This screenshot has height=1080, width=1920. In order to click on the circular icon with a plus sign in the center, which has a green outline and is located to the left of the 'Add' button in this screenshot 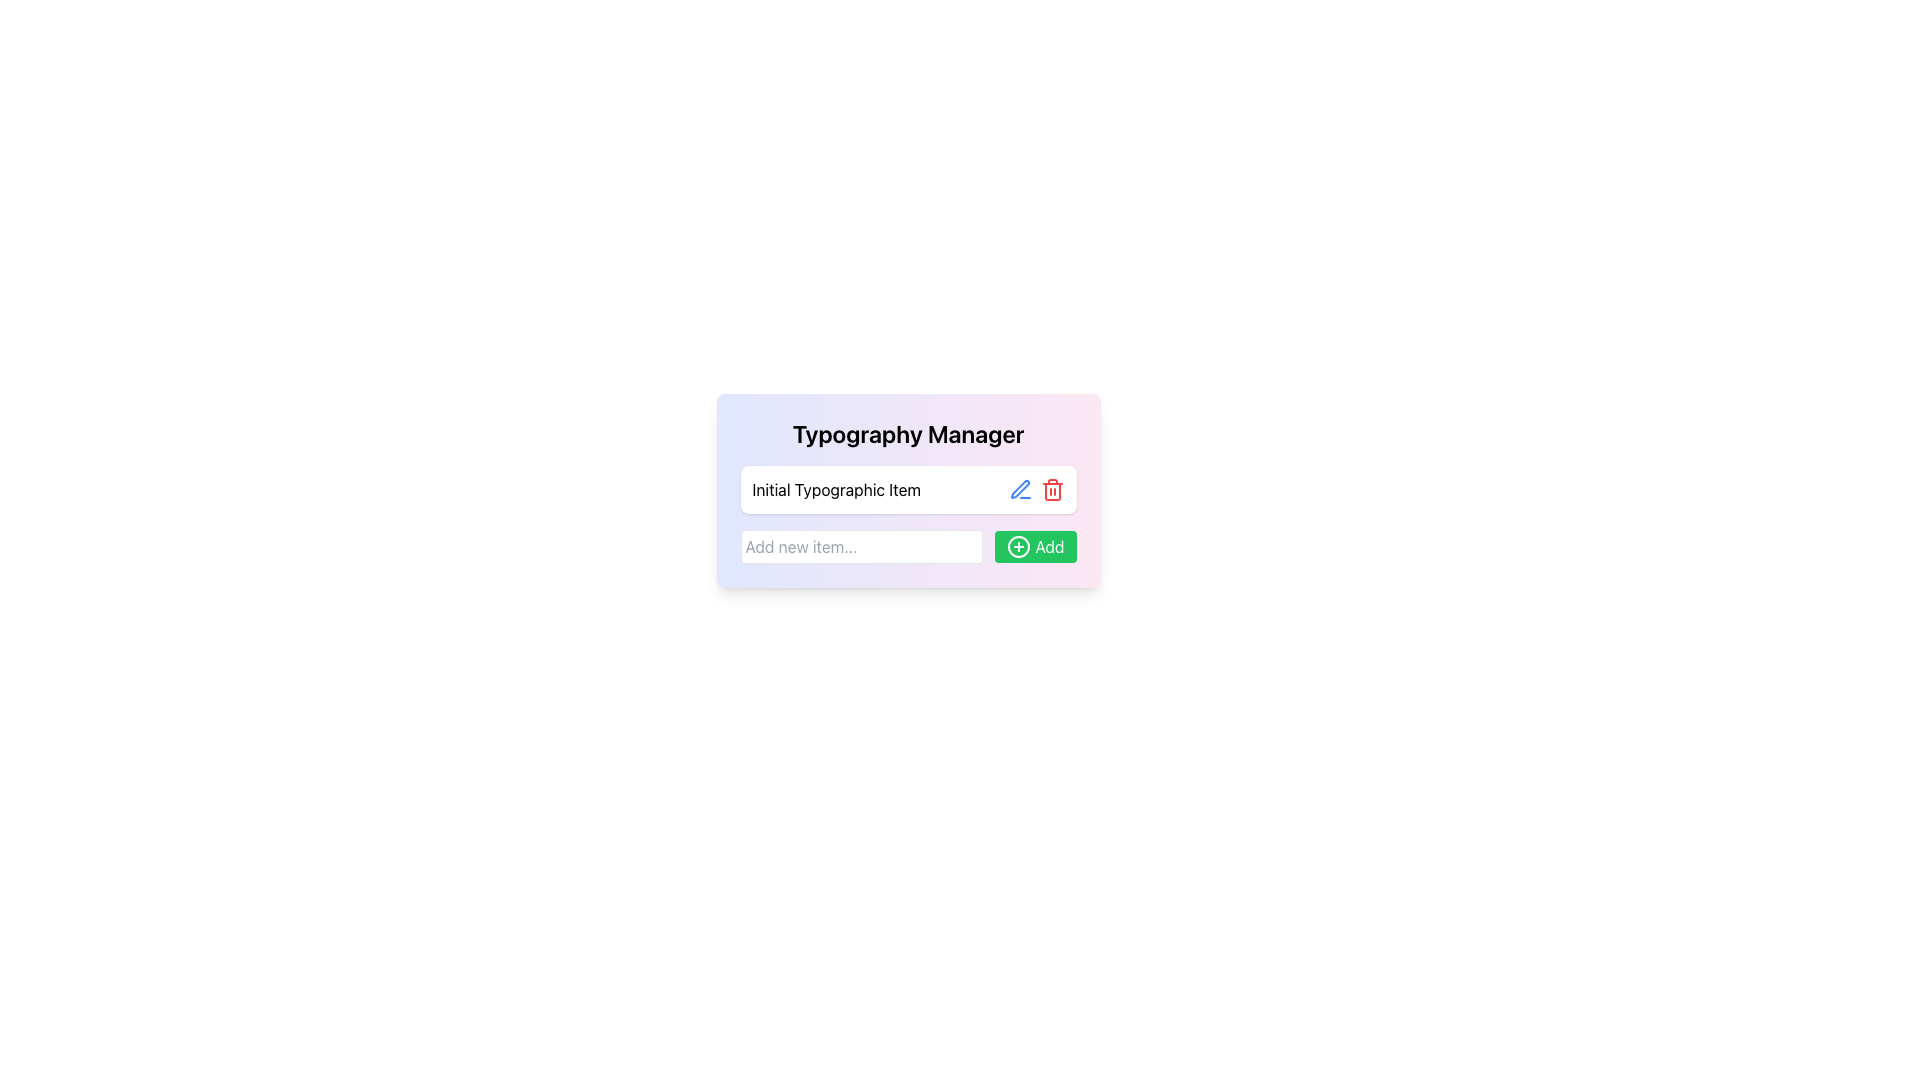, I will do `click(1019, 547)`.